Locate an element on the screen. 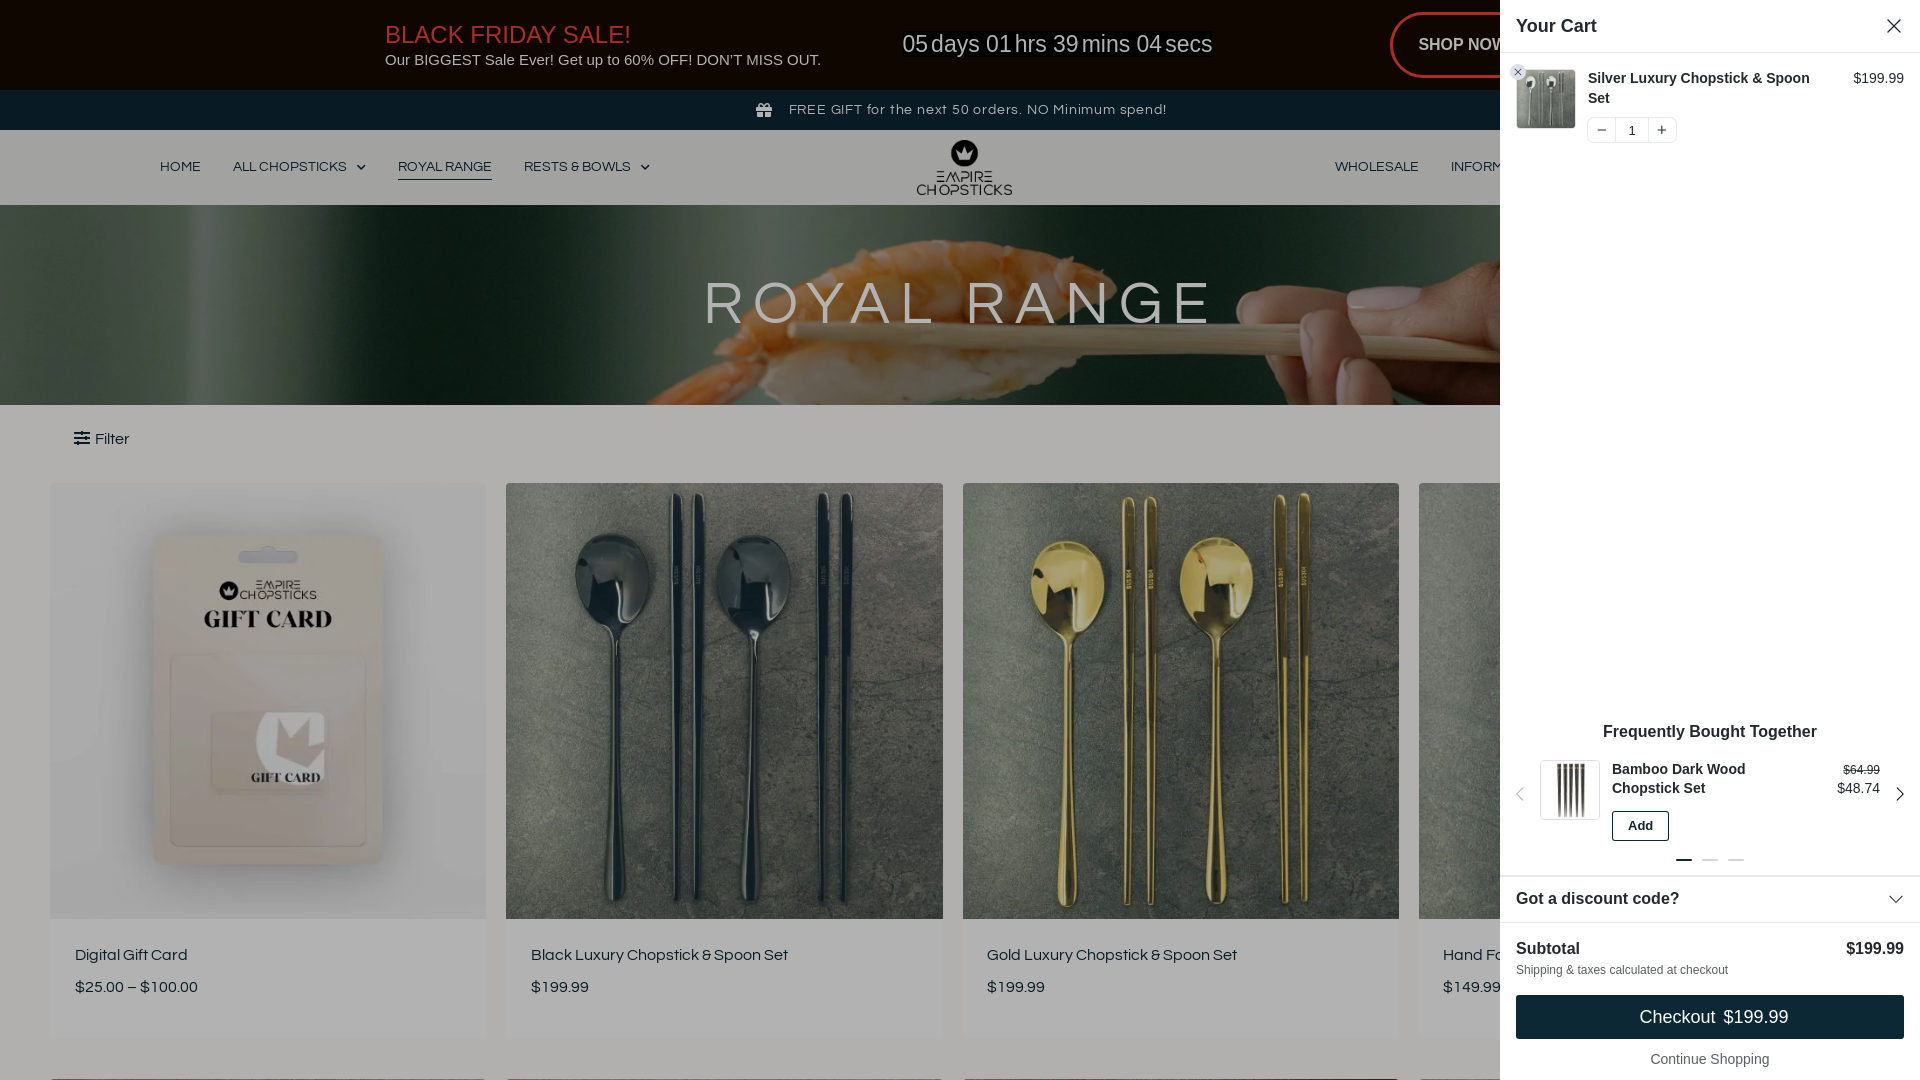  'Digital Gift Card' is located at coordinates (129, 954).